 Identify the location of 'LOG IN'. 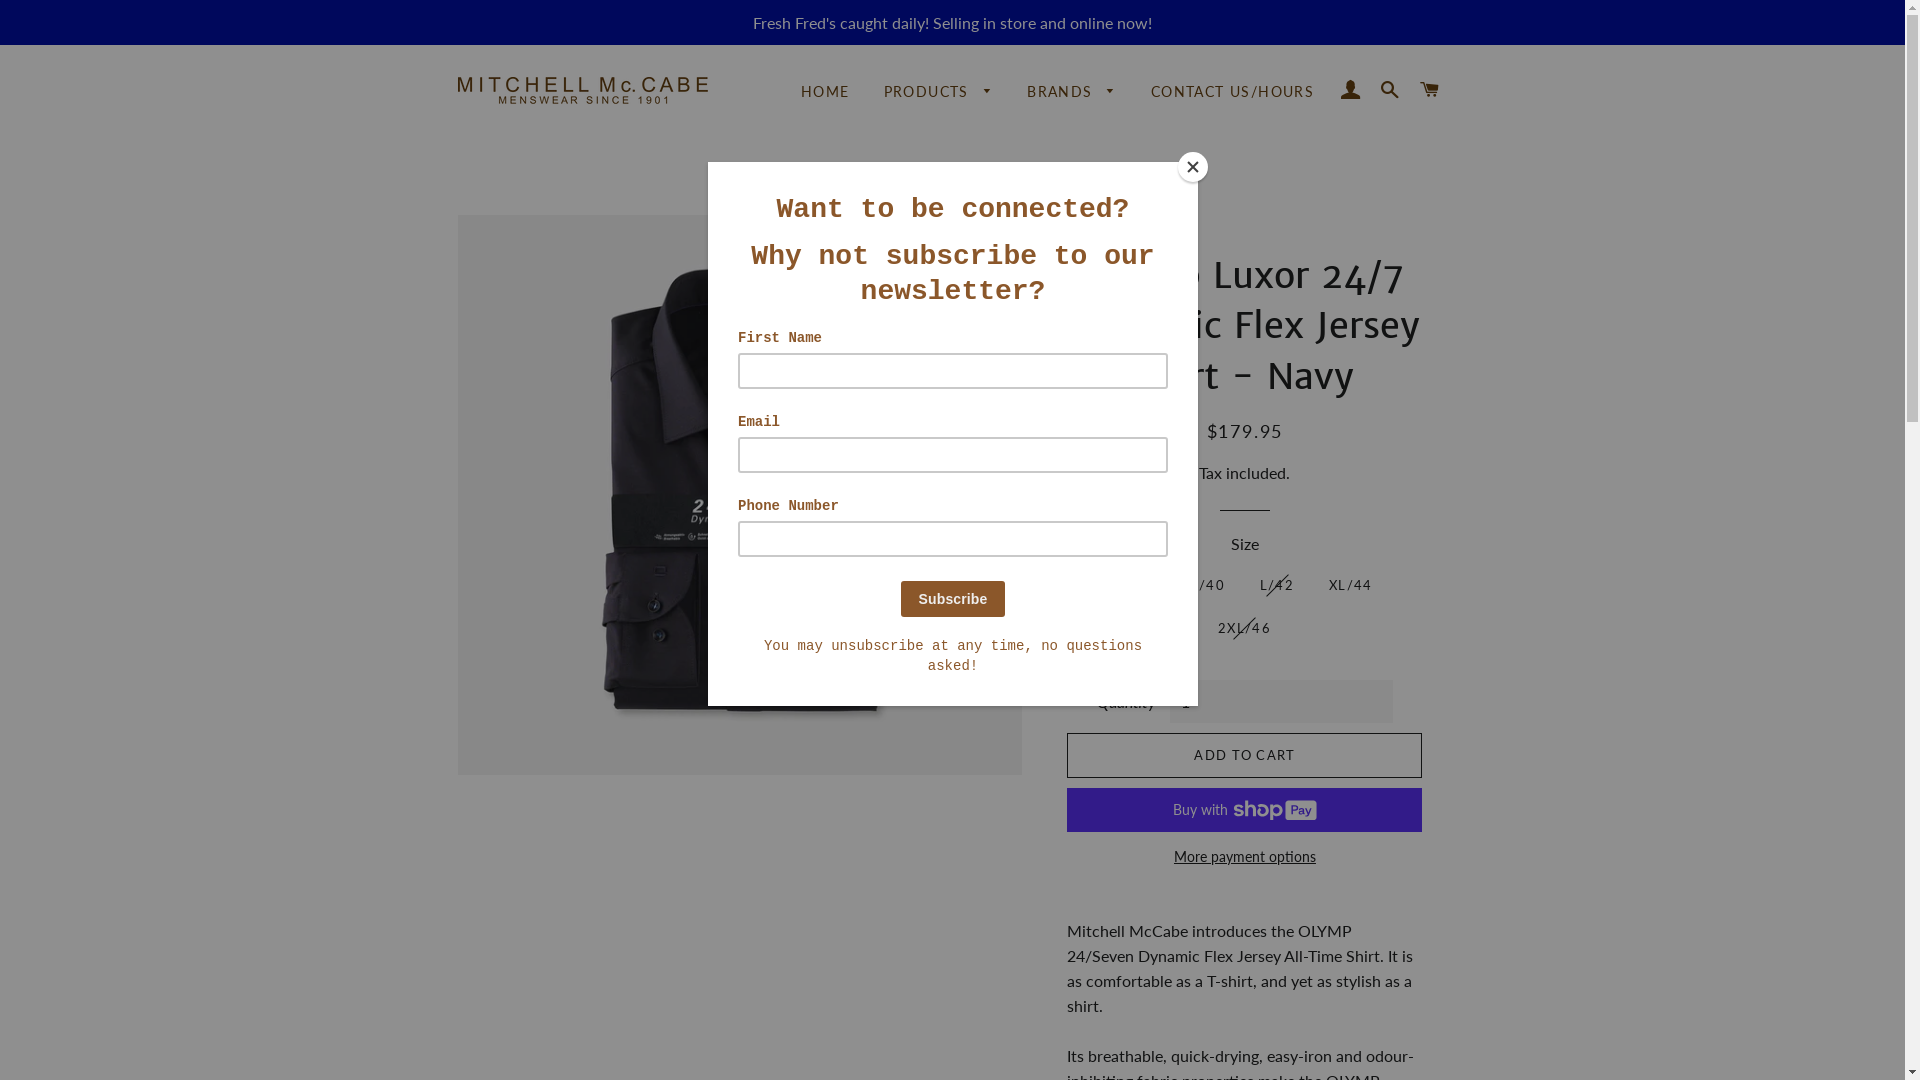
(1350, 88).